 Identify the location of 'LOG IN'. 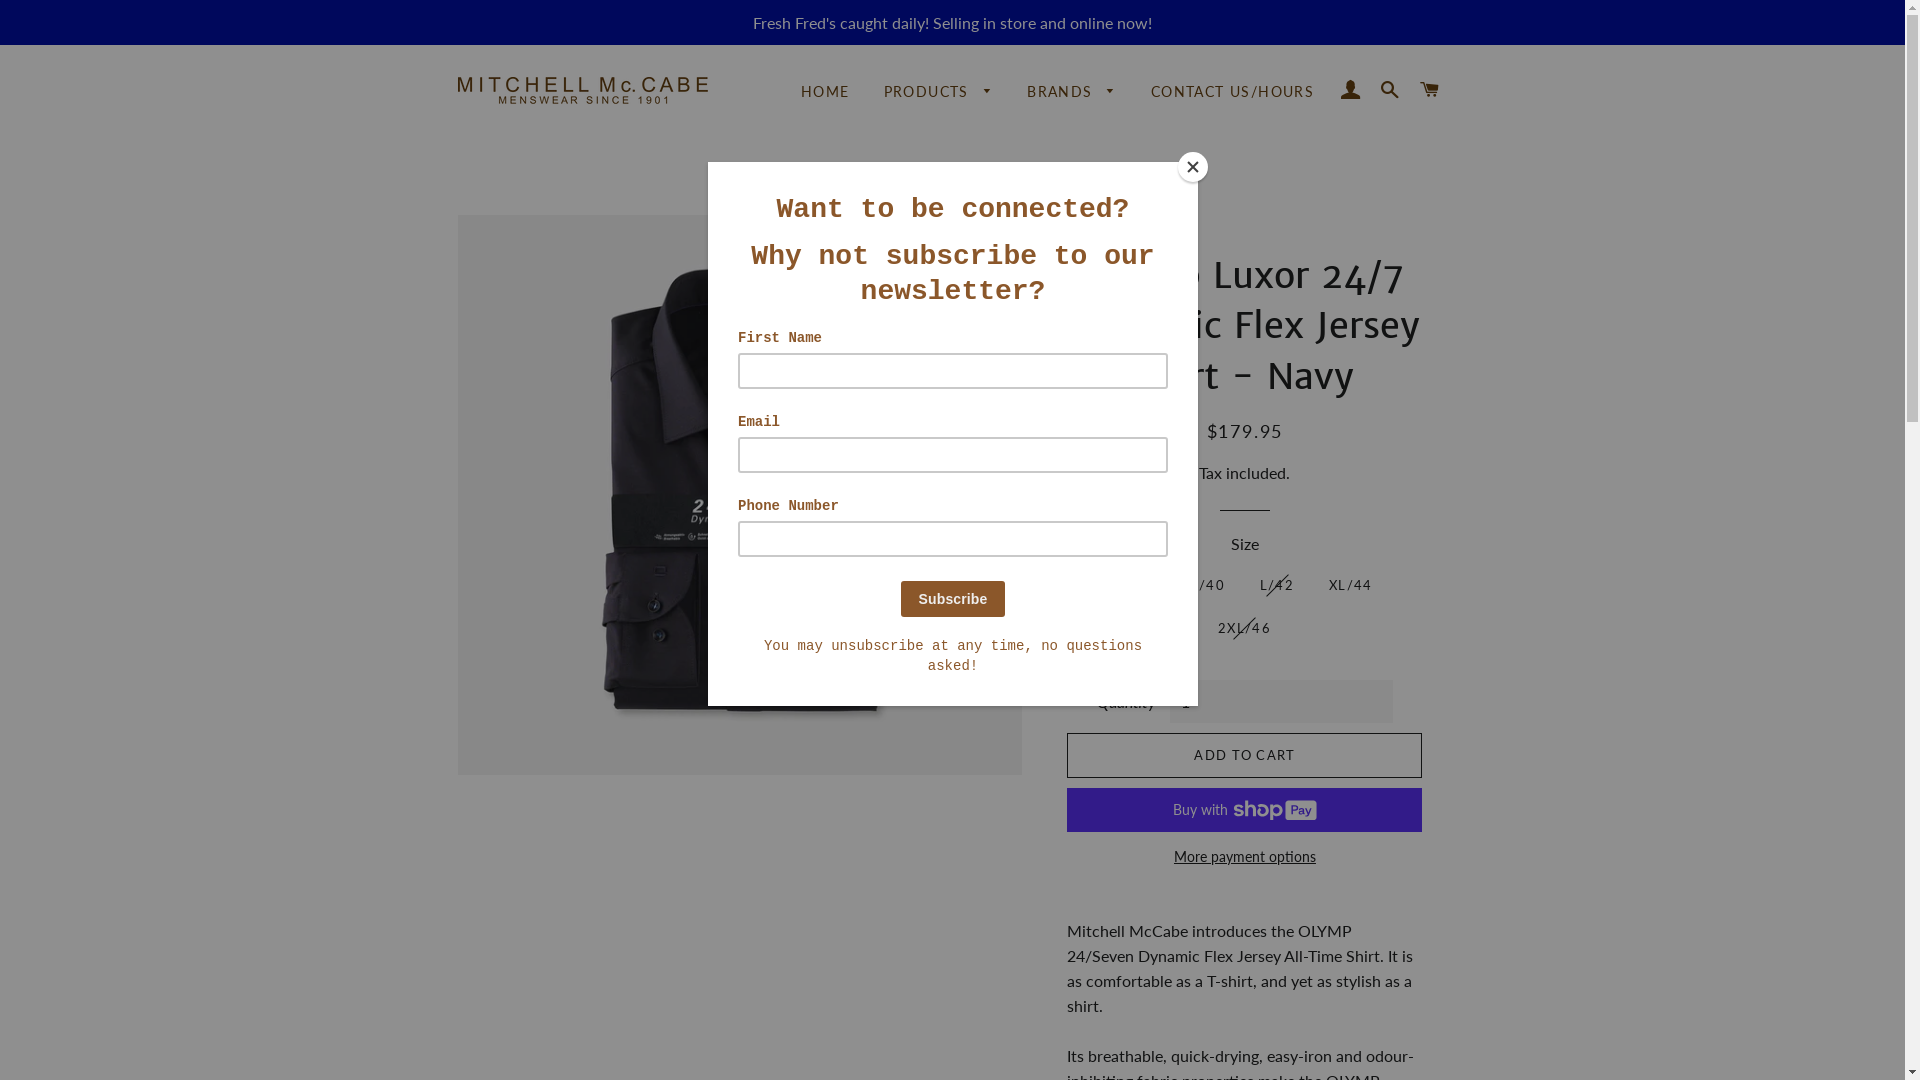
(1350, 88).